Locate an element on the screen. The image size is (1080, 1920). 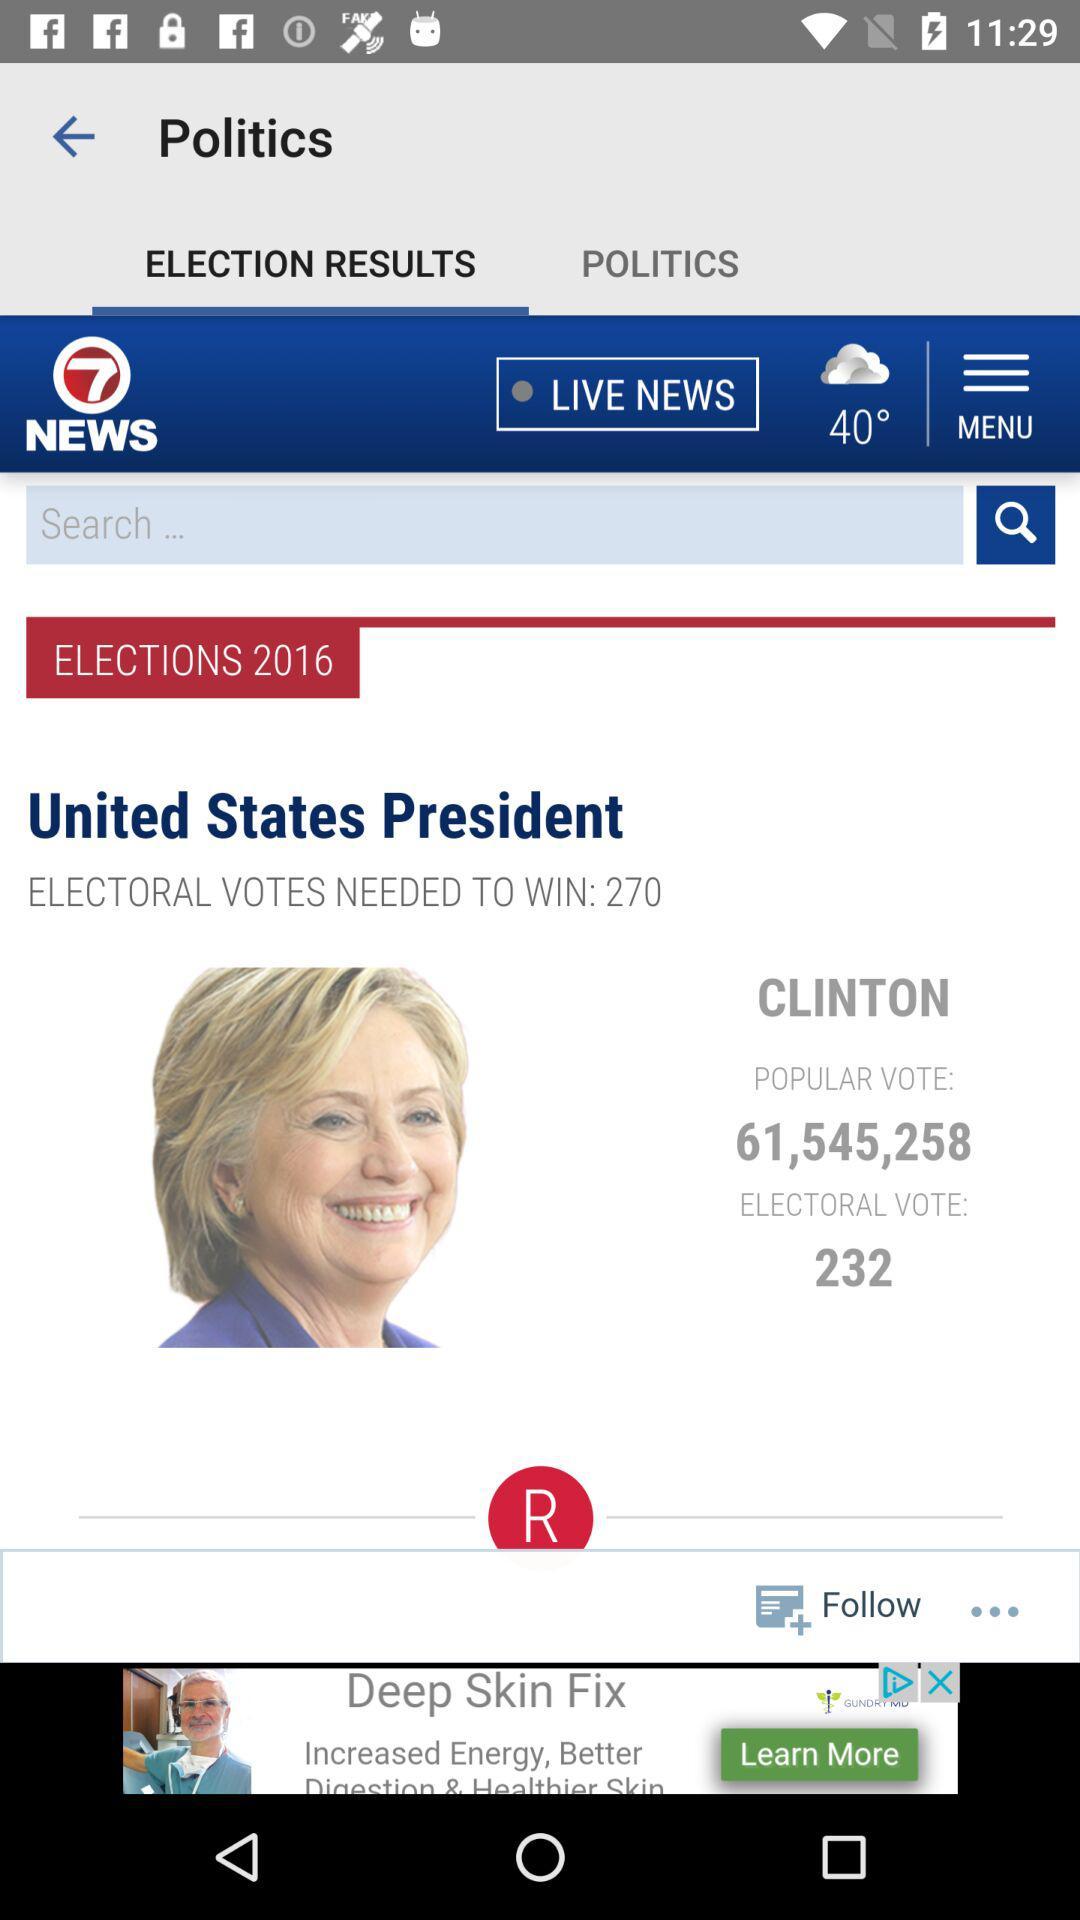
advertisement website is located at coordinates (540, 1727).